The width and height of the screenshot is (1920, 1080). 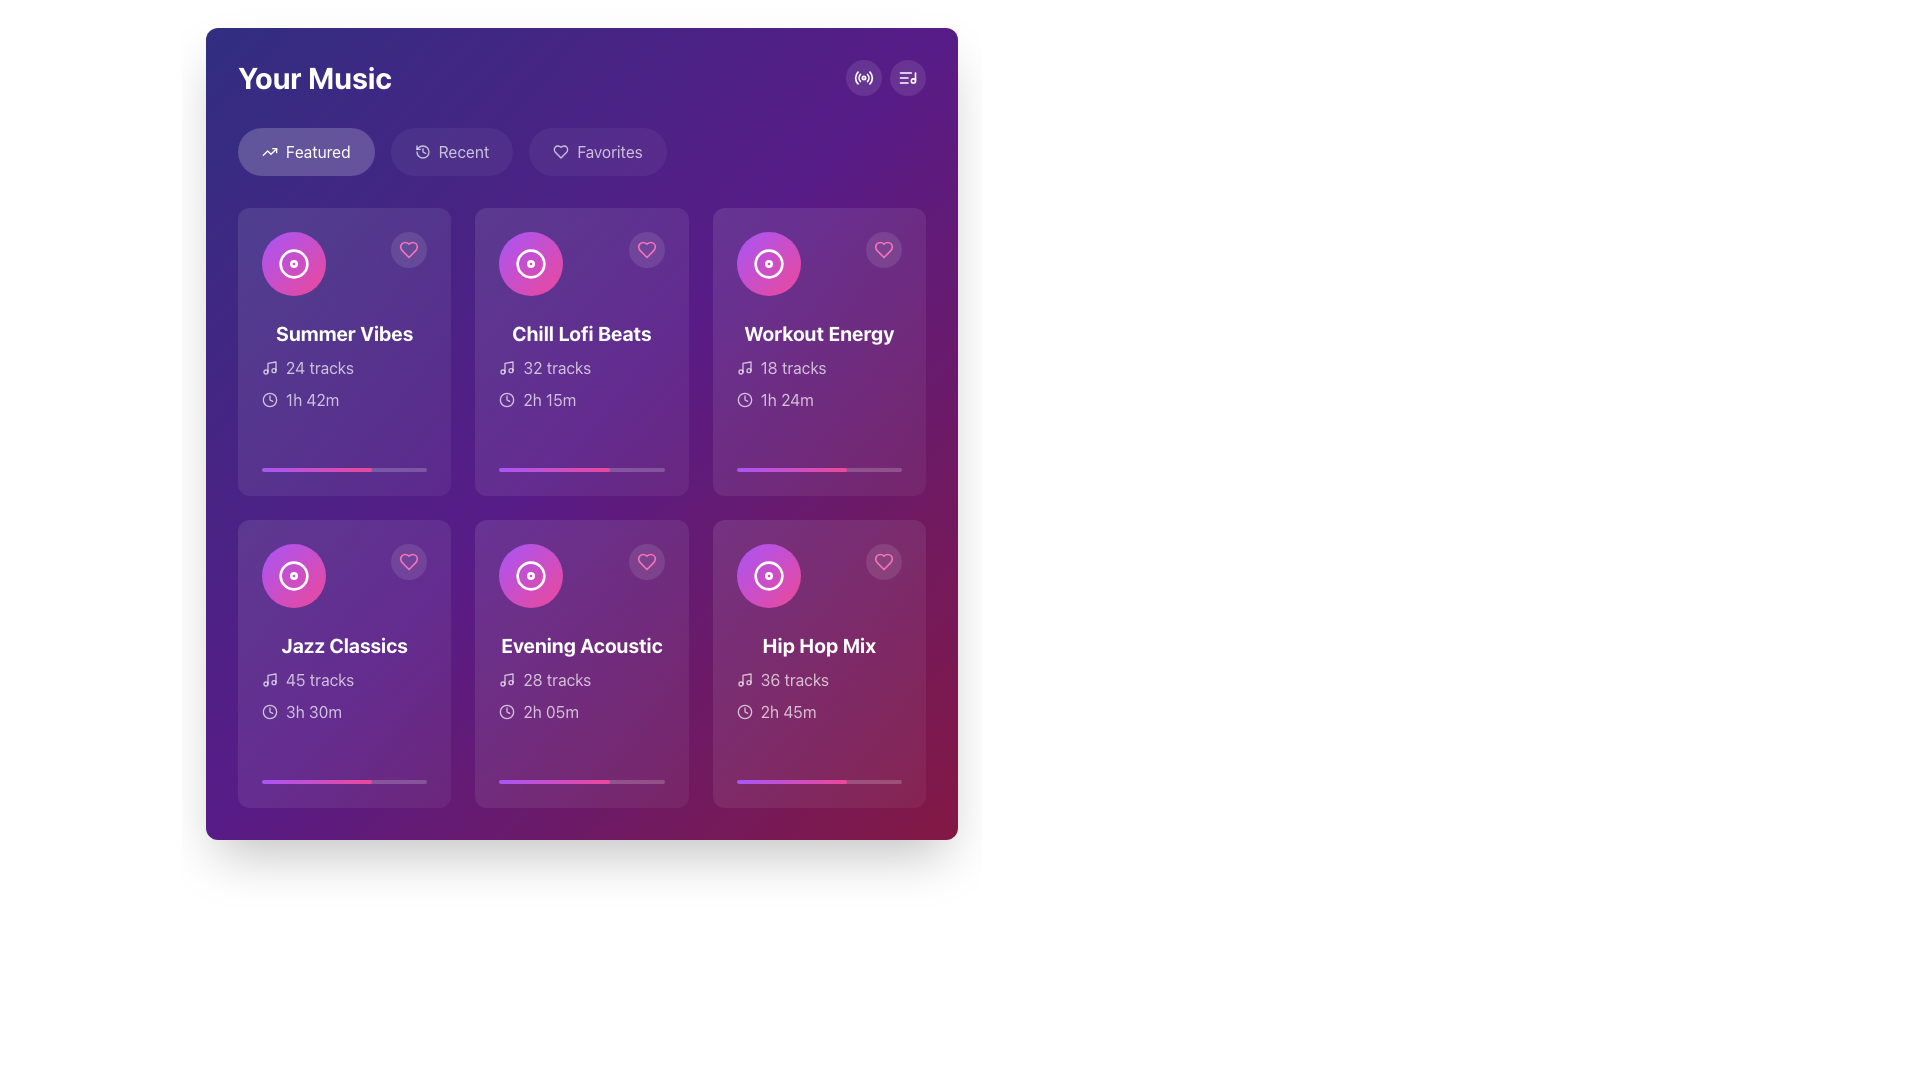 I want to click on the button located in the header section at the top-right corner of the interface, which is the second circular button with a music notation icon, so click(x=906, y=76).